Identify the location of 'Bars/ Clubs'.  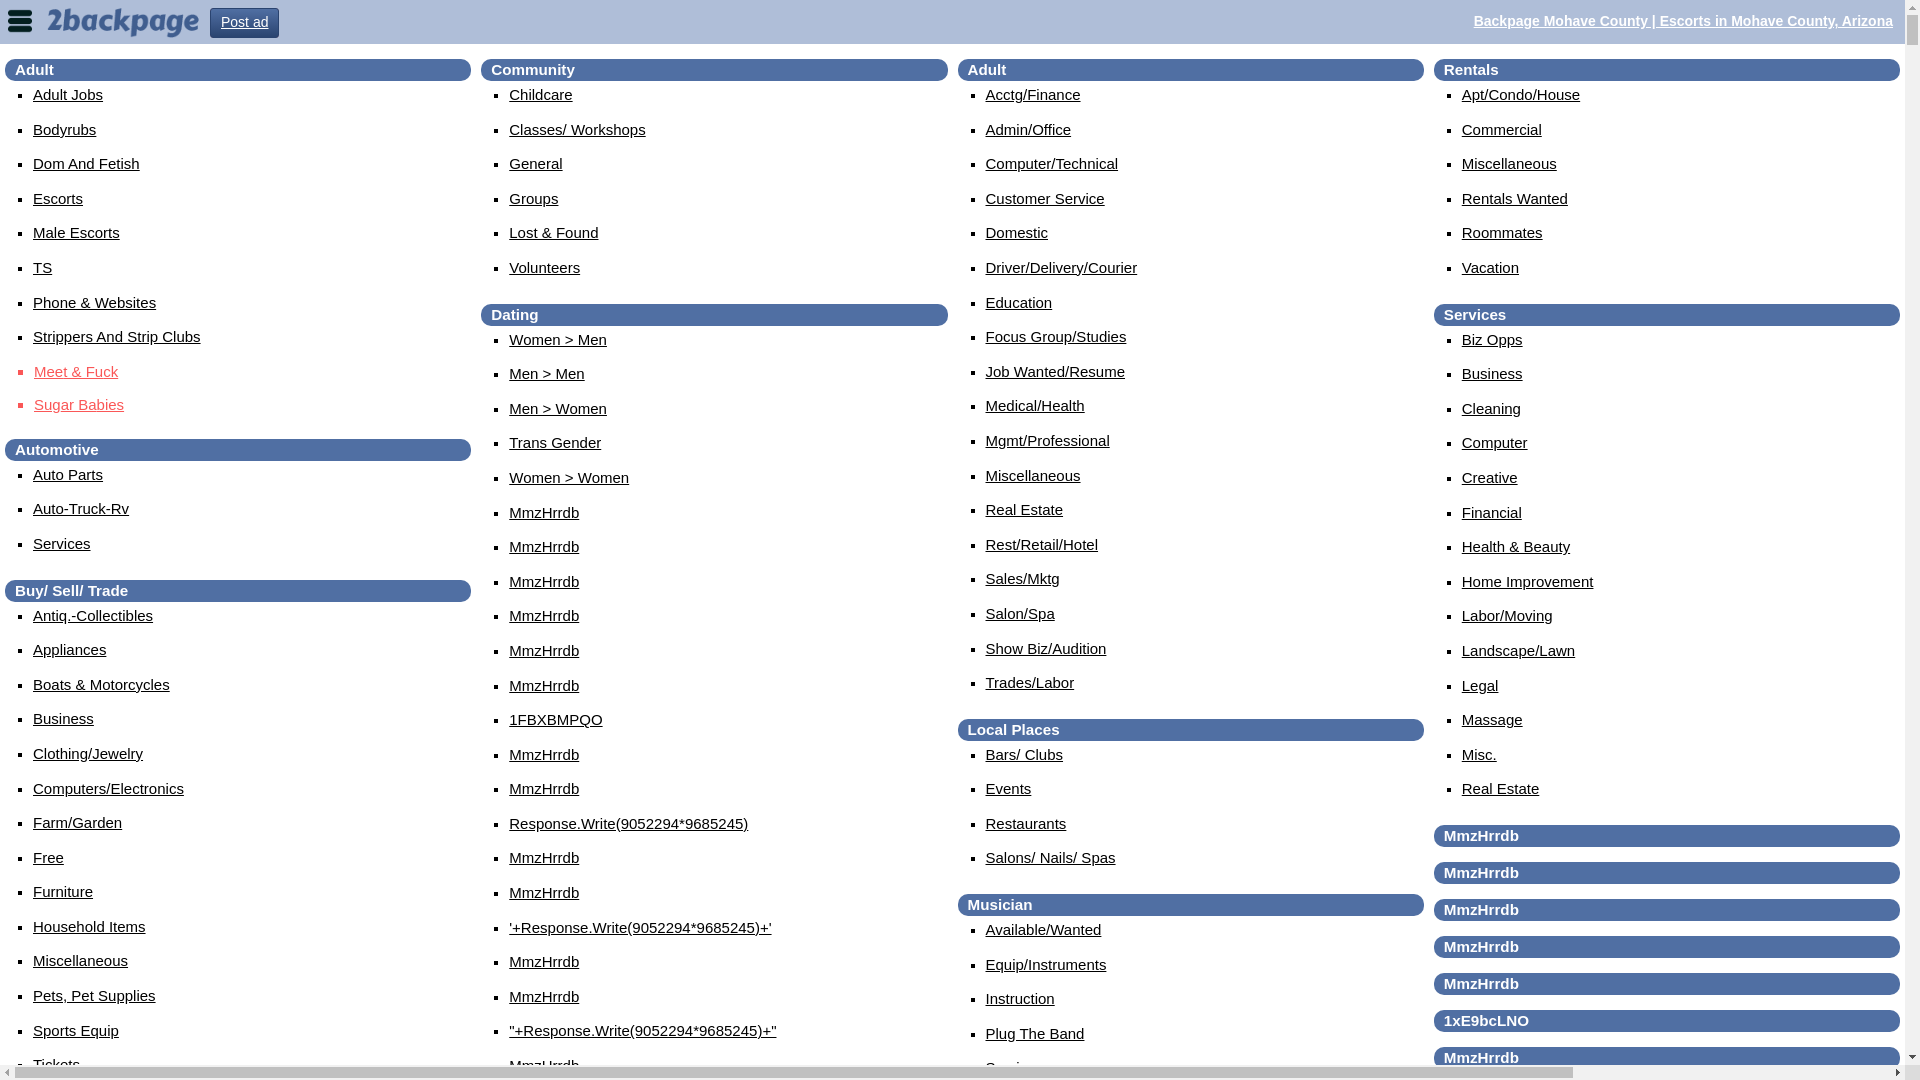
(1025, 754).